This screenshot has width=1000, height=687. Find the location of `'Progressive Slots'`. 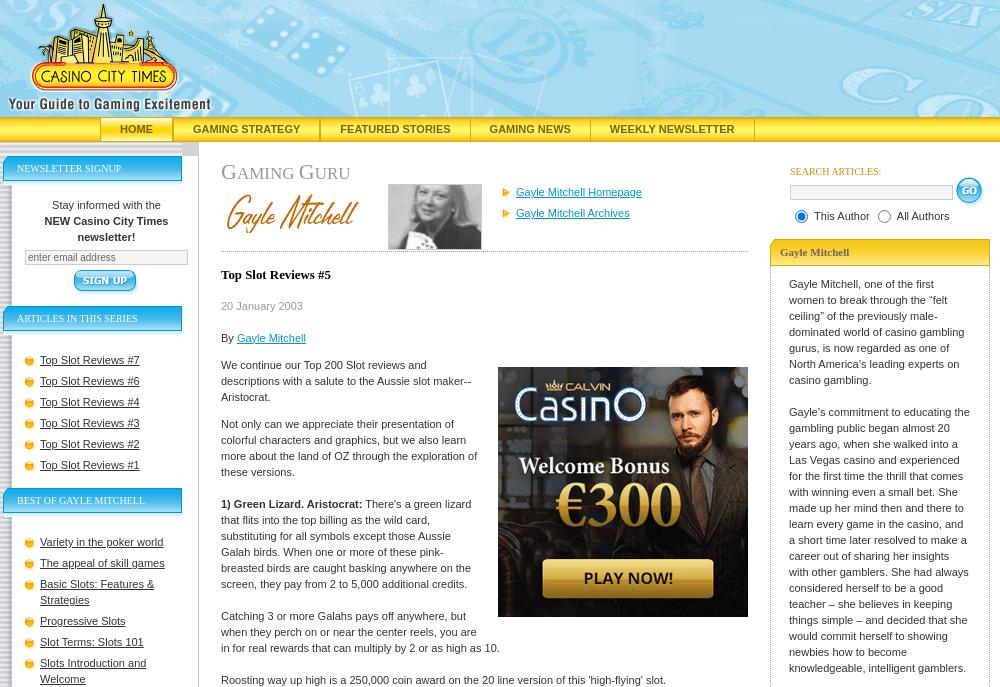

'Progressive Slots' is located at coordinates (40, 619).